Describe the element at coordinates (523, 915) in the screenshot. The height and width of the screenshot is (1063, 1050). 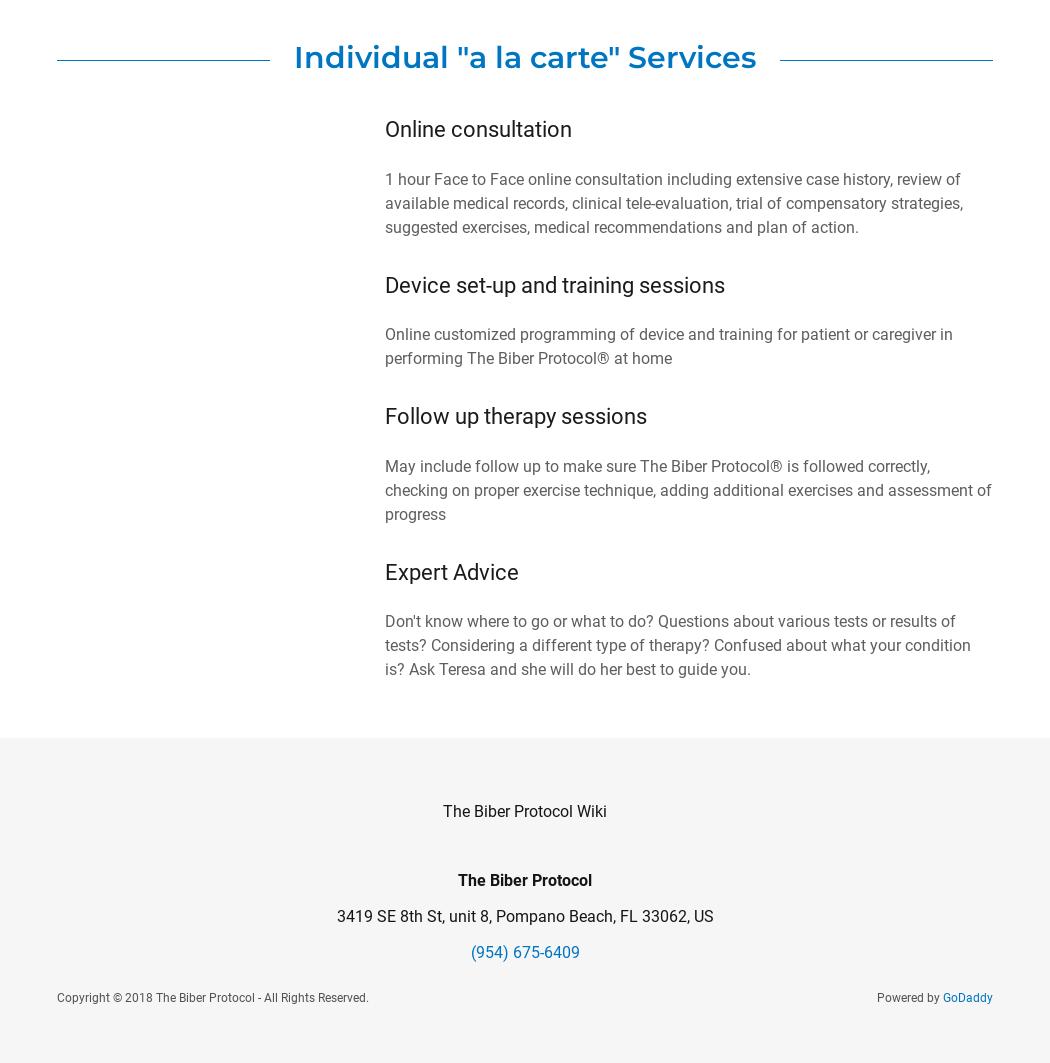
I see `'3419 SE 8th St, unit 8, Pompano Beach, FL 33062, US'` at that location.